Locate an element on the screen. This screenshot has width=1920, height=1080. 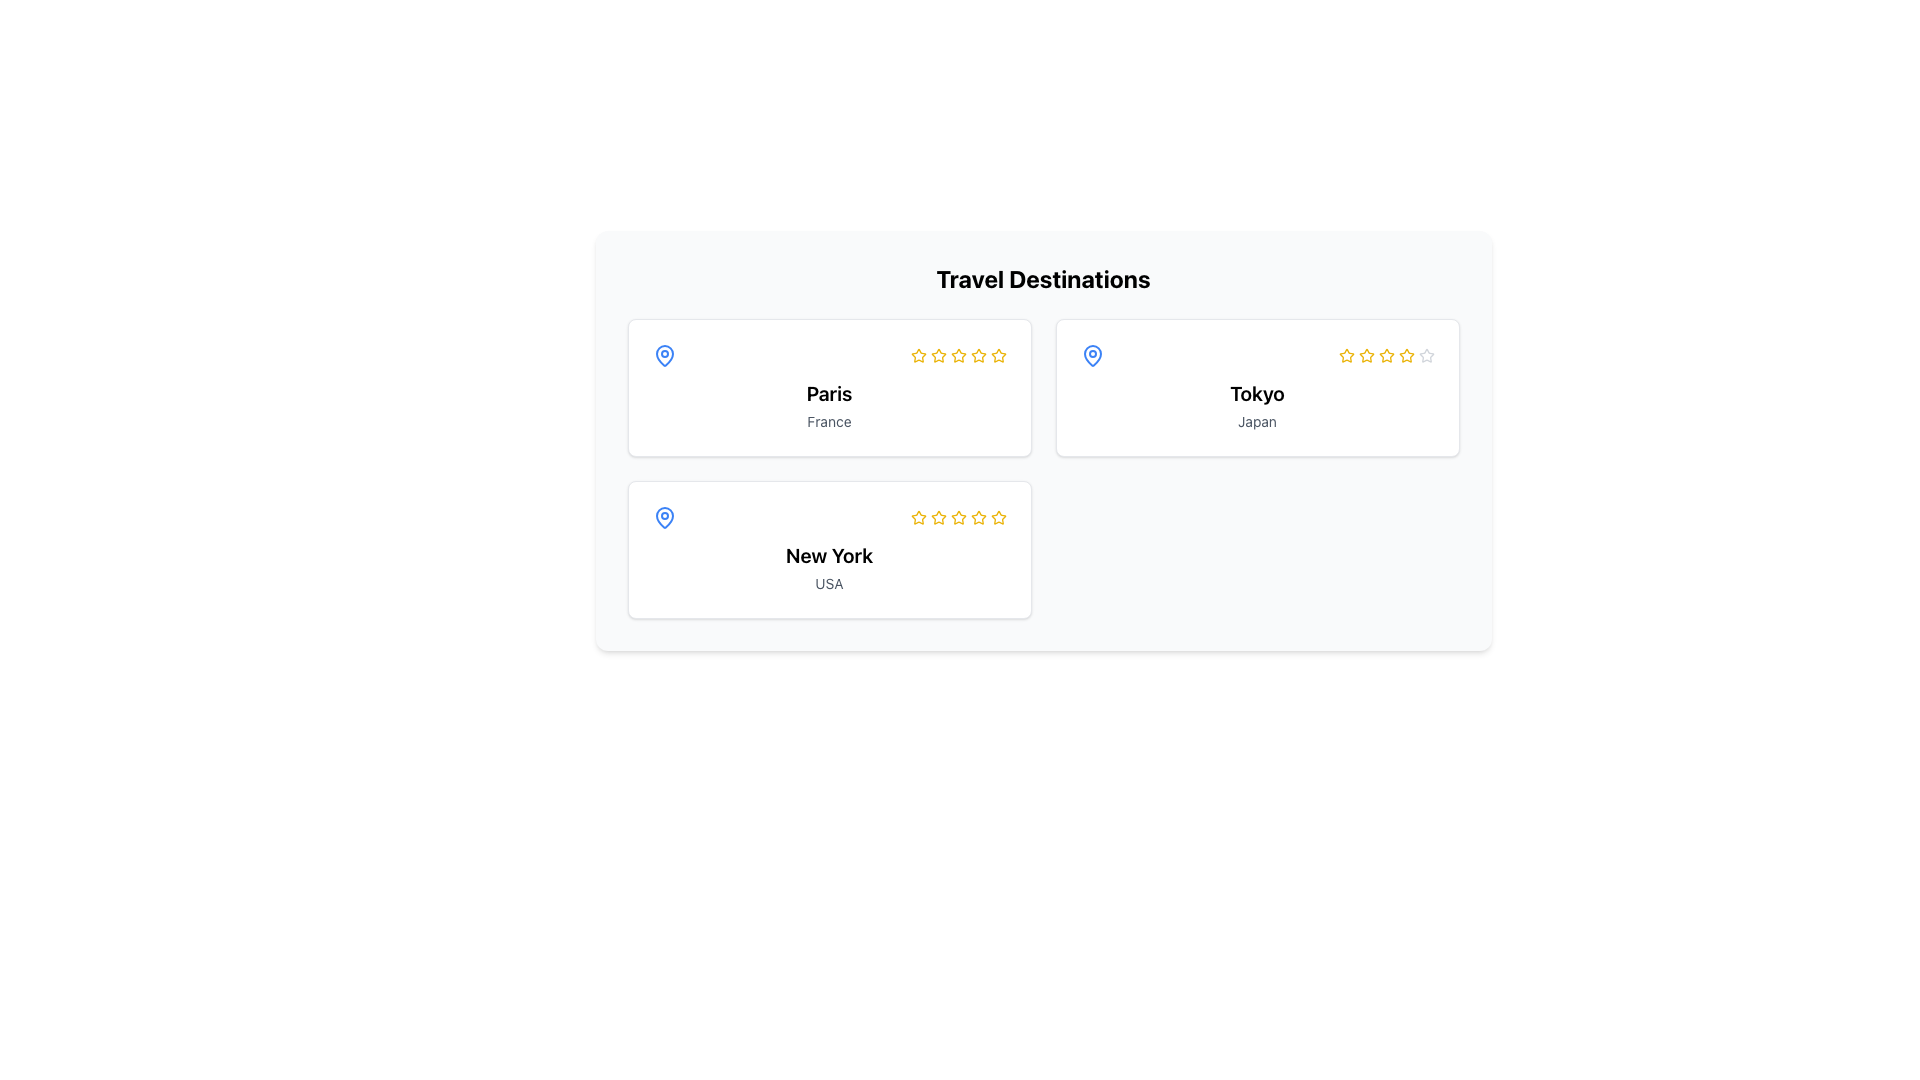
the fifth yellow star icon with a hollow center, which is located to the right of the text 'Paris' and above 'France' is located at coordinates (998, 354).